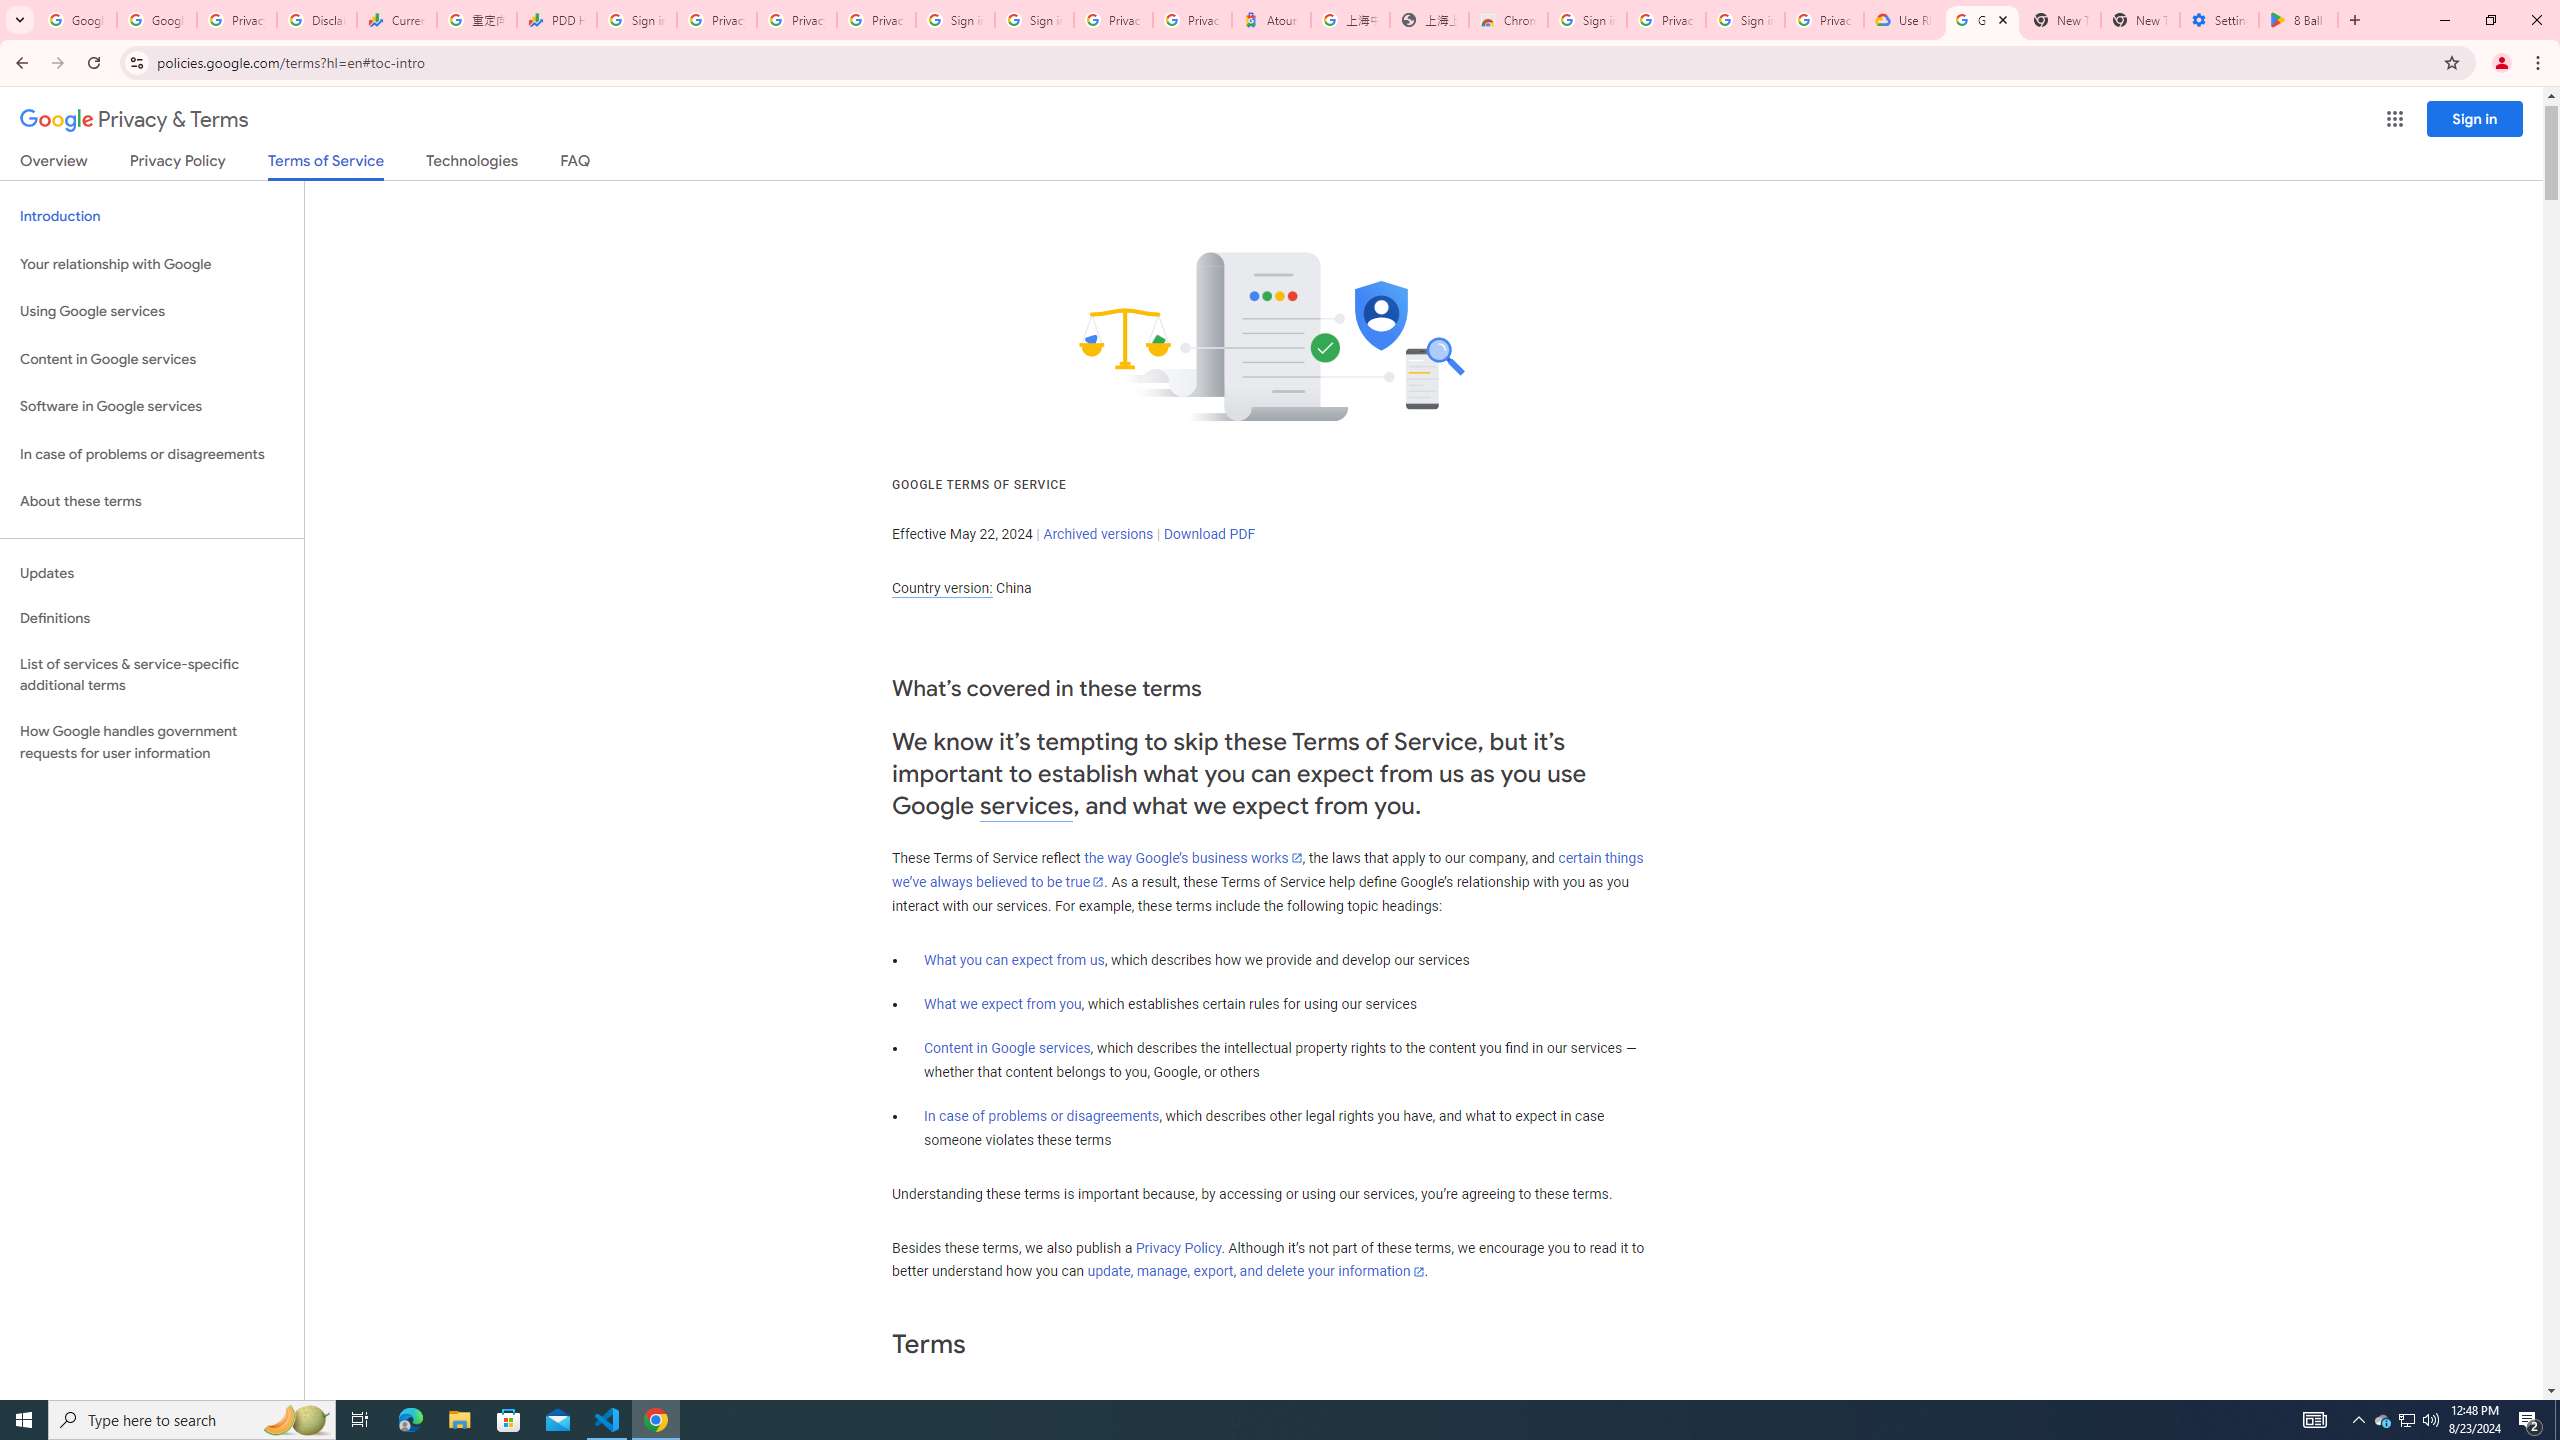 Image resolution: width=2560 pixels, height=1440 pixels. What do you see at coordinates (395, 19) in the screenshot?
I see `'Currencies - Google Finance'` at bounding box center [395, 19].